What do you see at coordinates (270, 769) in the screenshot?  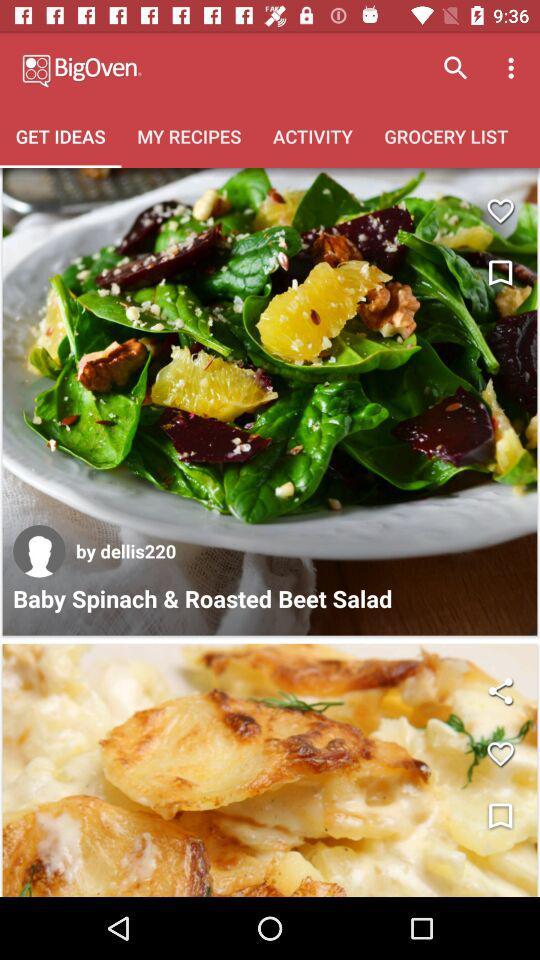 I see `open image` at bounding box center [270, 769].